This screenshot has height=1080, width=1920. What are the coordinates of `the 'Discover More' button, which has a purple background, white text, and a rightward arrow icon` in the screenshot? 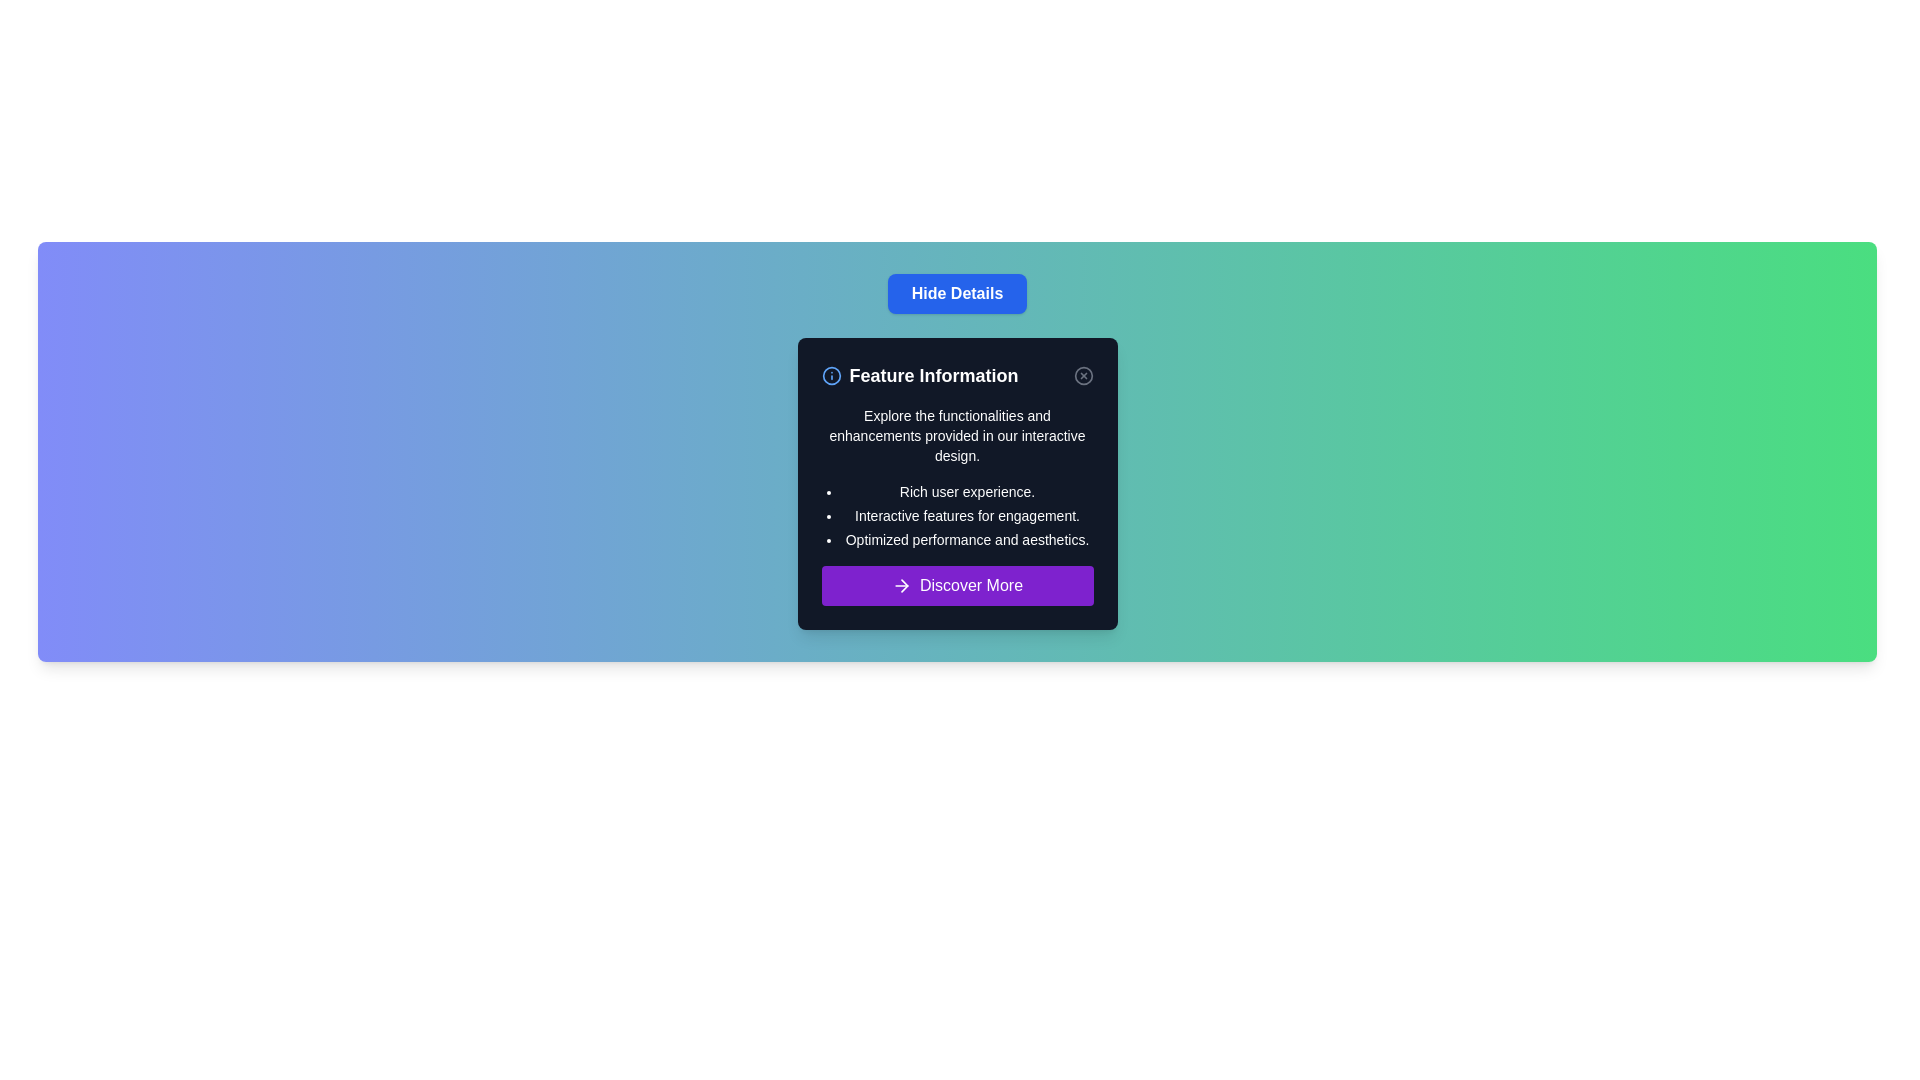 It's located at (956, 585).